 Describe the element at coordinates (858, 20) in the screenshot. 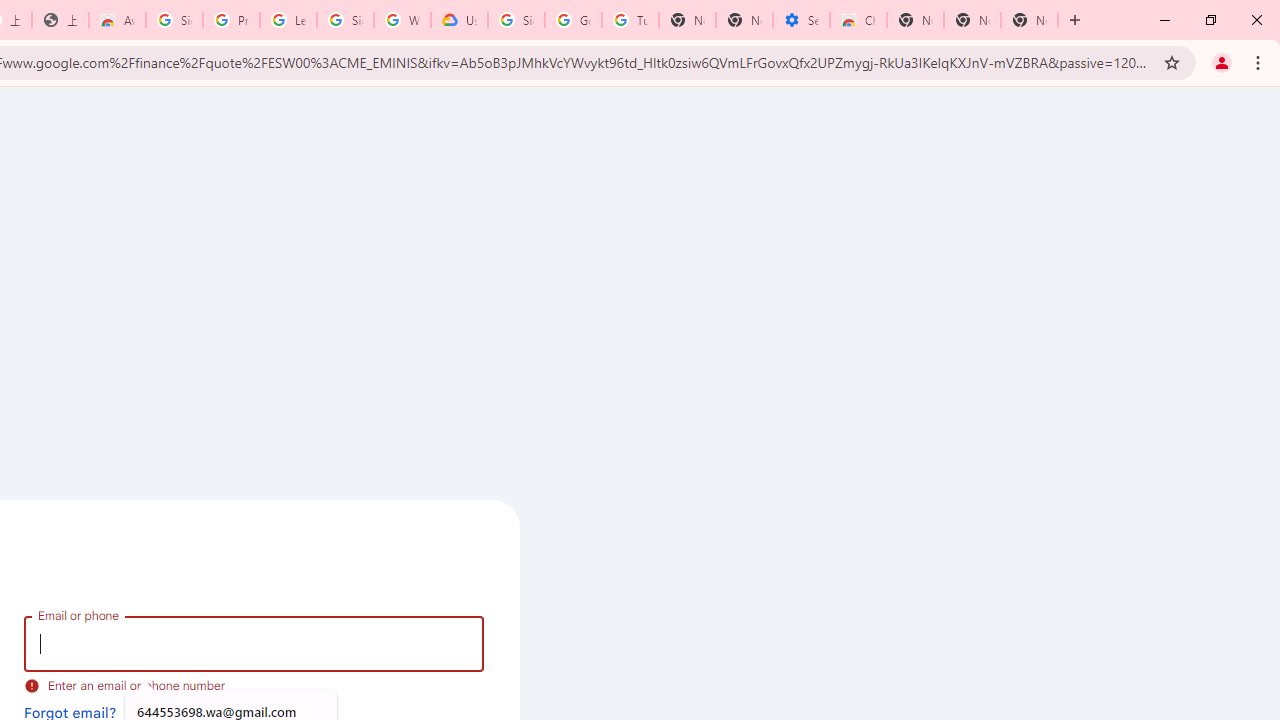

I see `'Chrome Web Store - Accessibility extensions'` at that location.